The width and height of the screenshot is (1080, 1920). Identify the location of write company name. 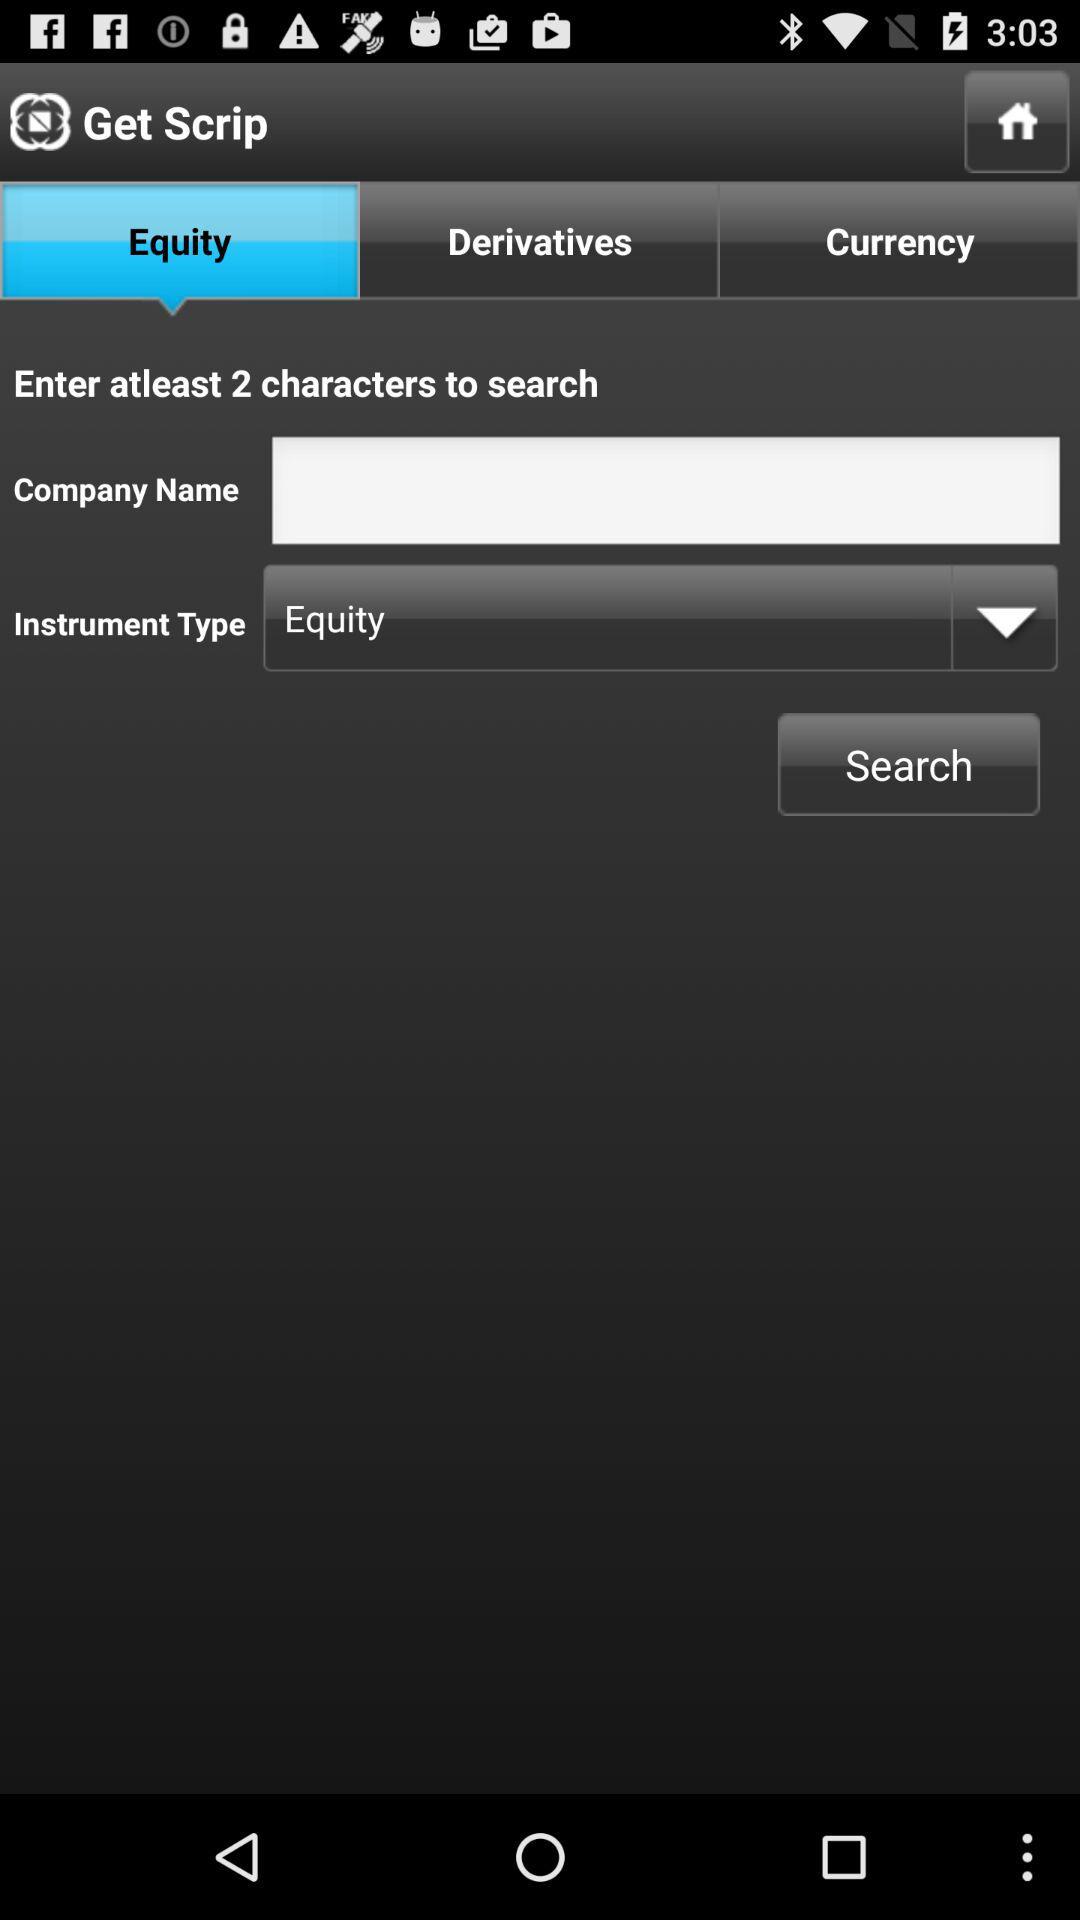
(666, 496).